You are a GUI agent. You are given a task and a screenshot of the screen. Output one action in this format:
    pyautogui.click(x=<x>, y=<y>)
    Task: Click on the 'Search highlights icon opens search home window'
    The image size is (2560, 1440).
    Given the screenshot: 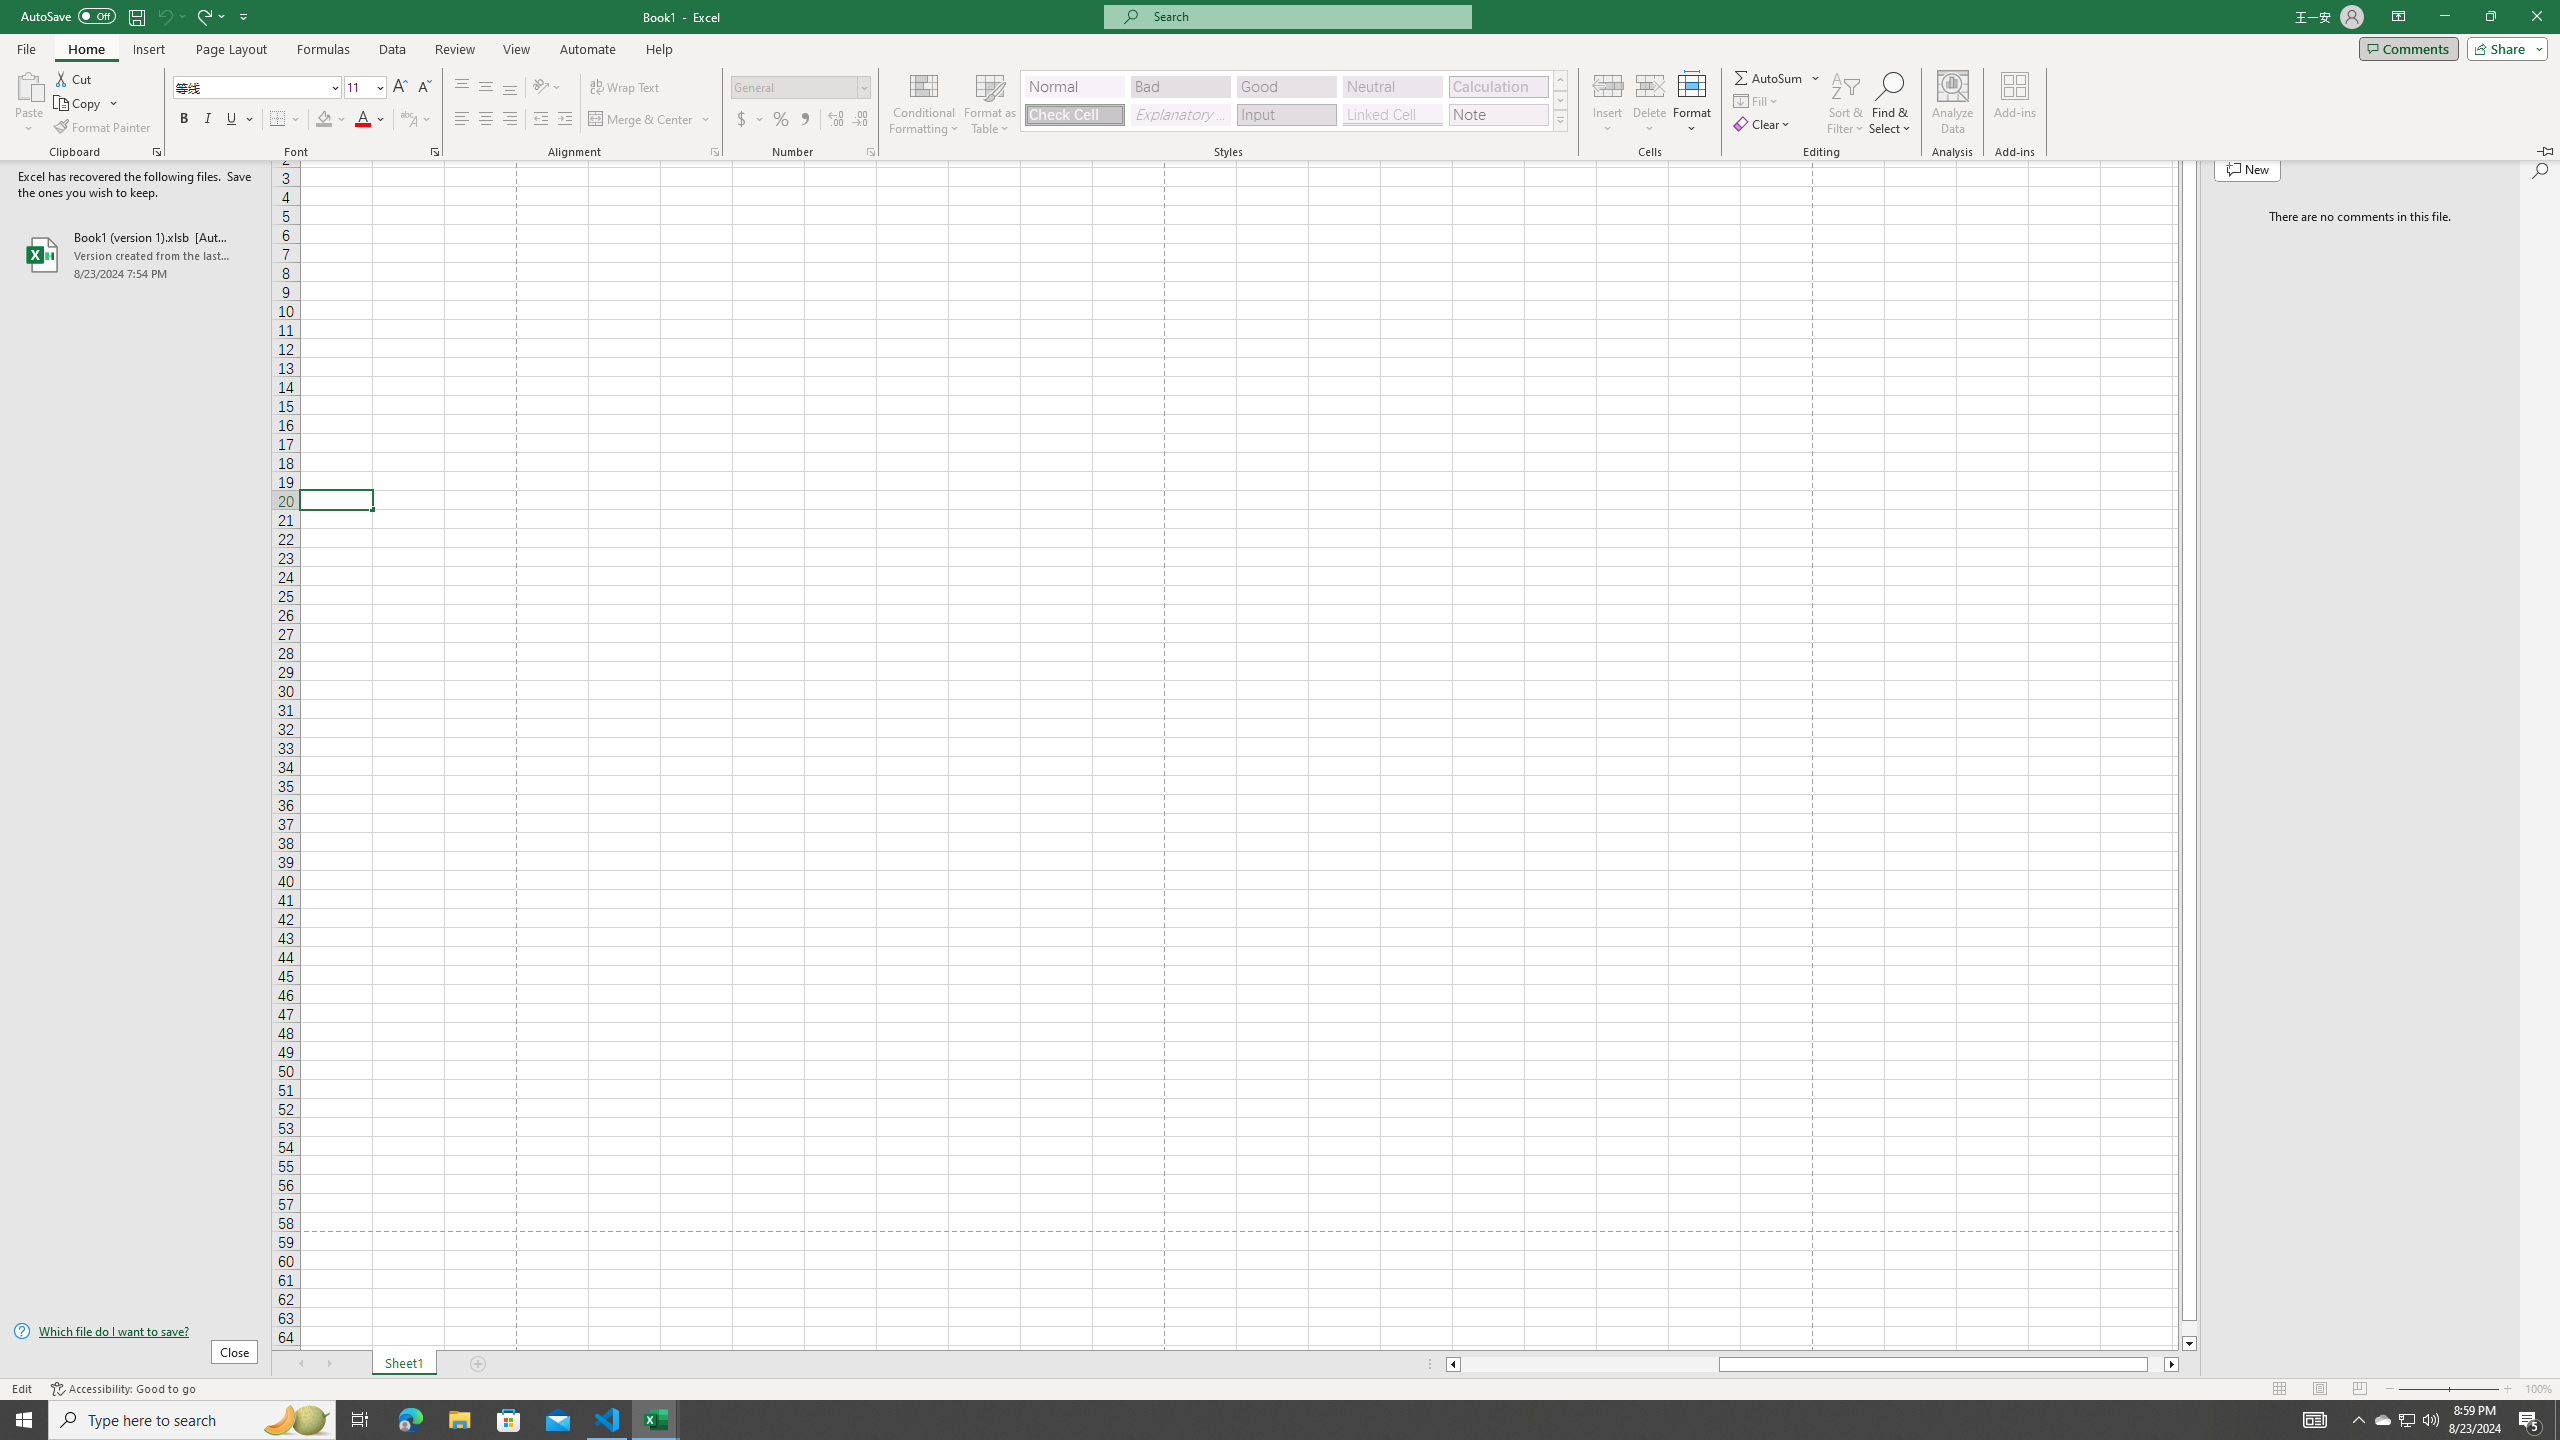 What is the action you would take?
    pyautogui.click(x=294, y=1418)
    